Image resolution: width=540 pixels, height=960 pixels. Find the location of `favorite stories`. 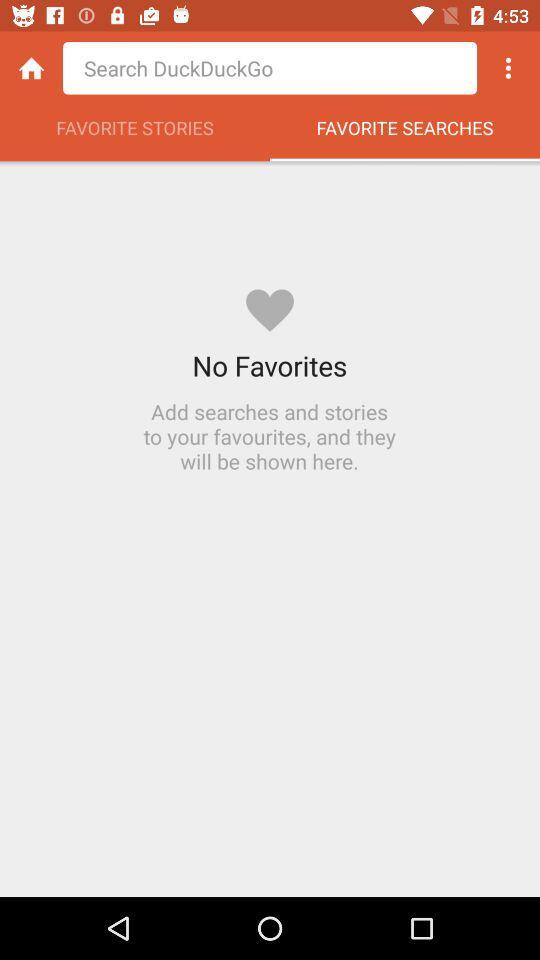

favorite stories is located at coordinates (135, 132).